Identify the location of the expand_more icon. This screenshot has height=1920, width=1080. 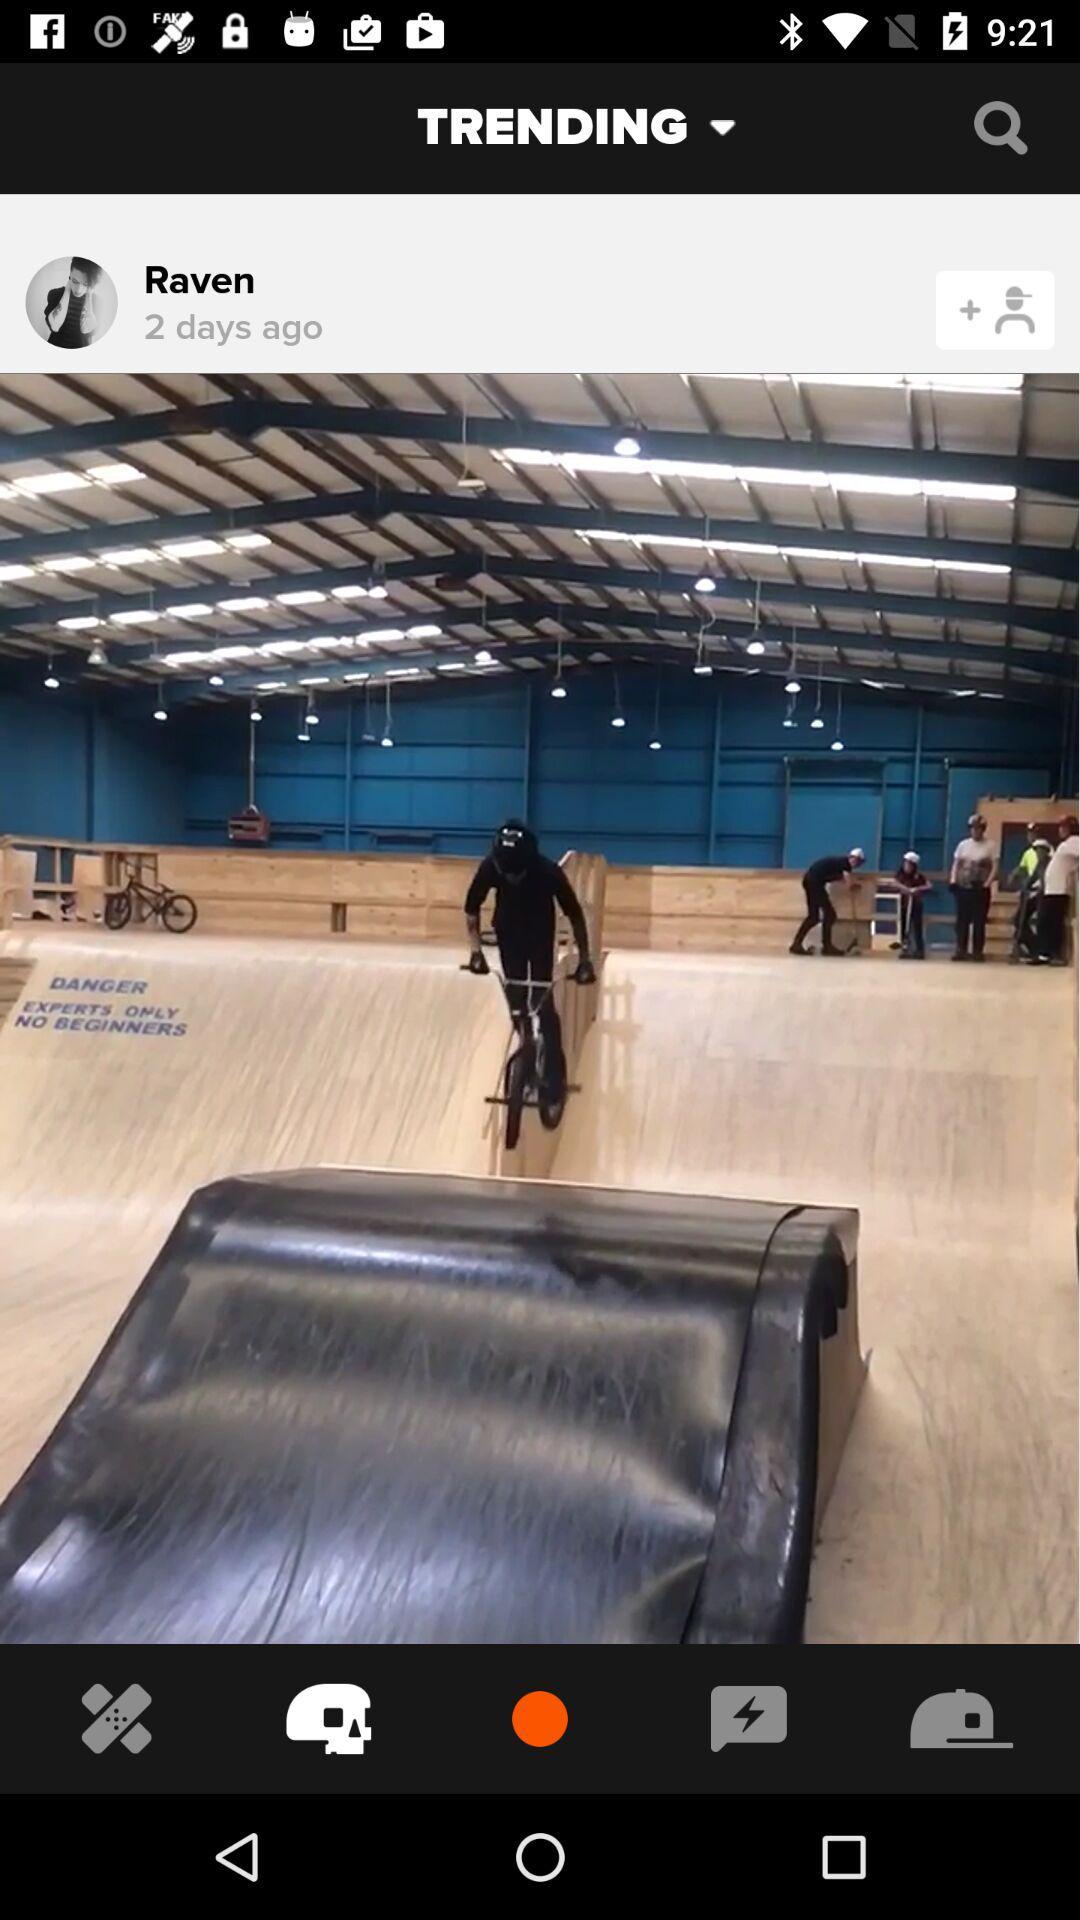
(738, 126).